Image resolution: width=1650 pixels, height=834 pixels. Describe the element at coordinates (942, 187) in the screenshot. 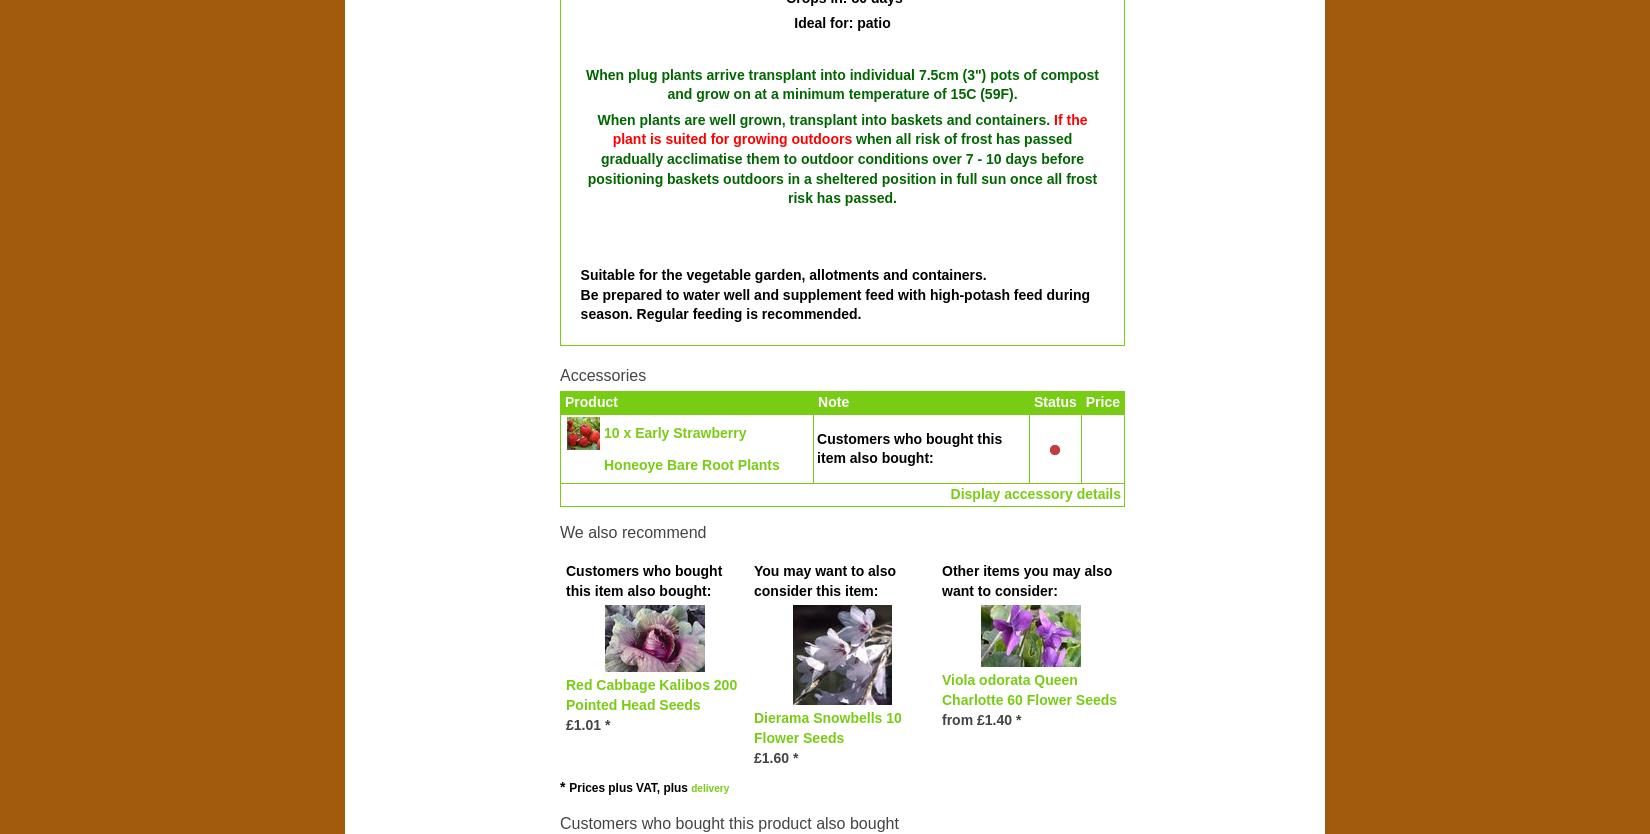

I see `'once all frost risk has passed'` at that location.